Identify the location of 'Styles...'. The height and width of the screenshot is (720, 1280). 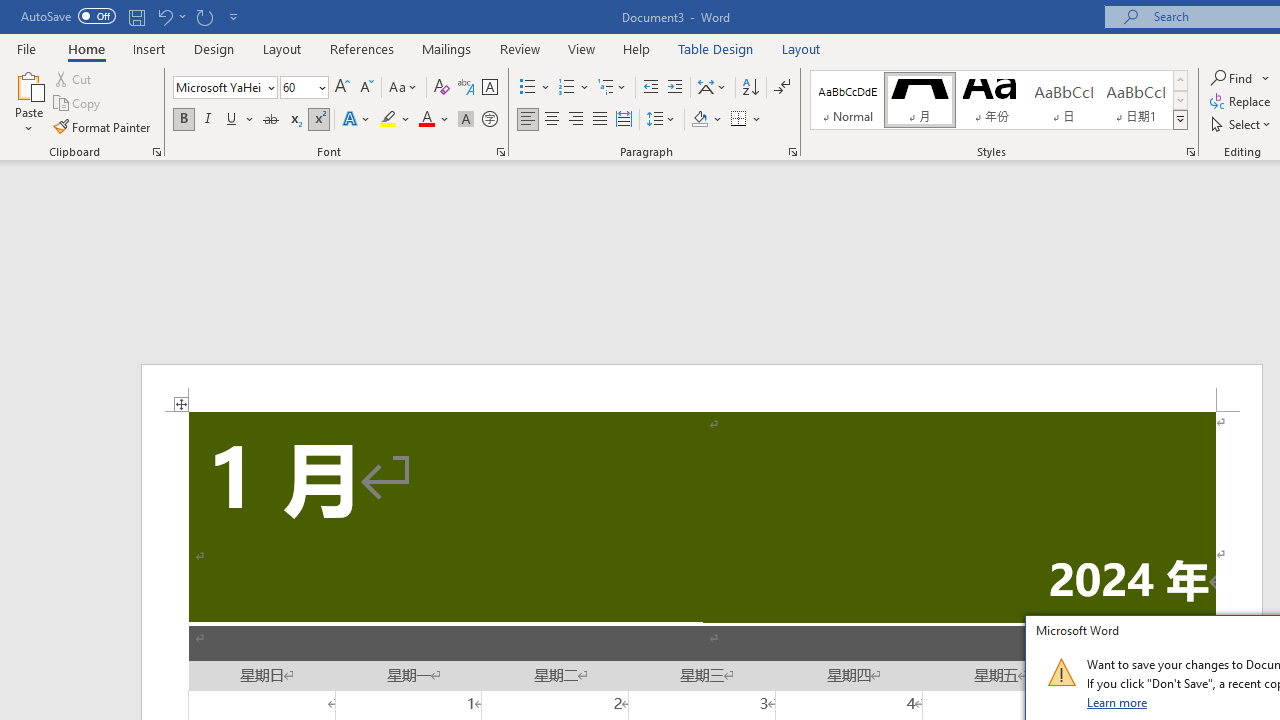
(1191, 150).